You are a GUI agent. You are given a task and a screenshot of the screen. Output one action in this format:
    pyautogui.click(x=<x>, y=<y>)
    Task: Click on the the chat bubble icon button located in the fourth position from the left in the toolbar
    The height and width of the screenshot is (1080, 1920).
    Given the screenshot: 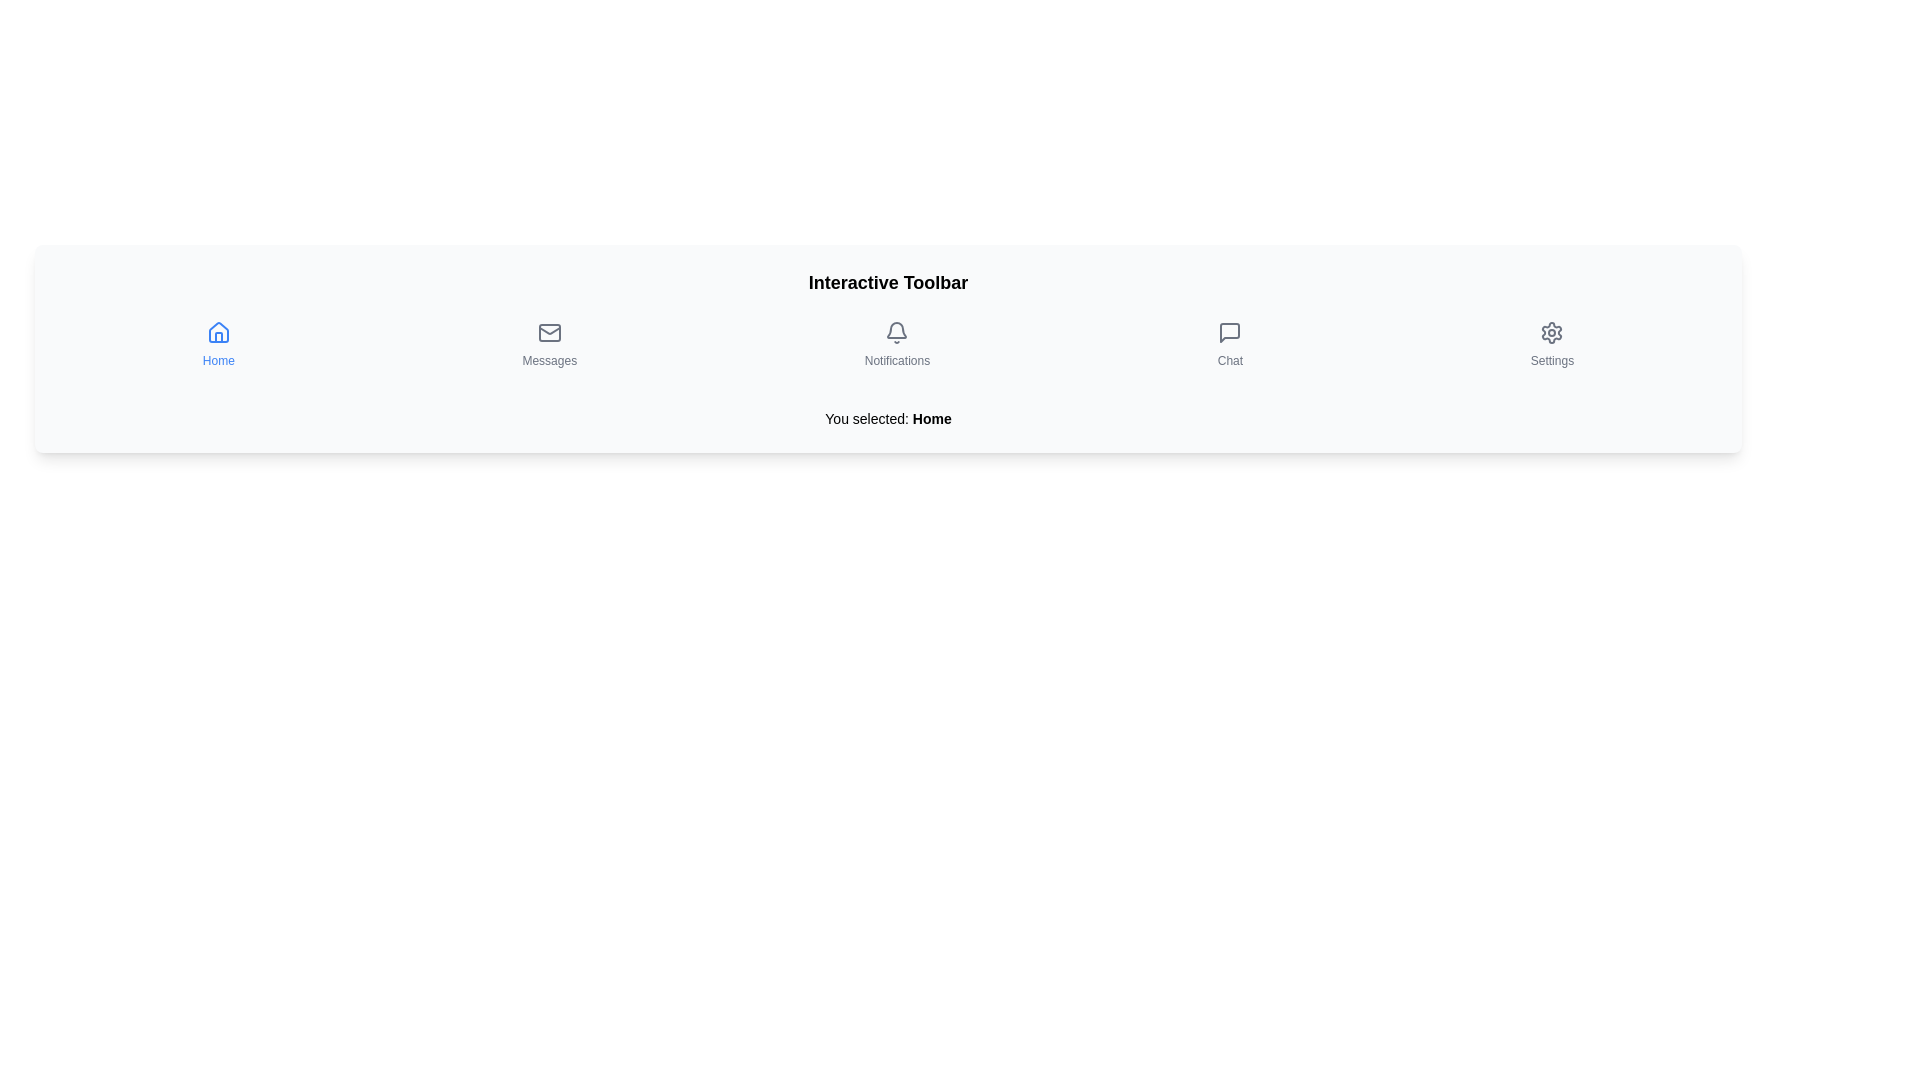 What is the action you would take?
    pyautogui.click(x=1228, y=331)
    